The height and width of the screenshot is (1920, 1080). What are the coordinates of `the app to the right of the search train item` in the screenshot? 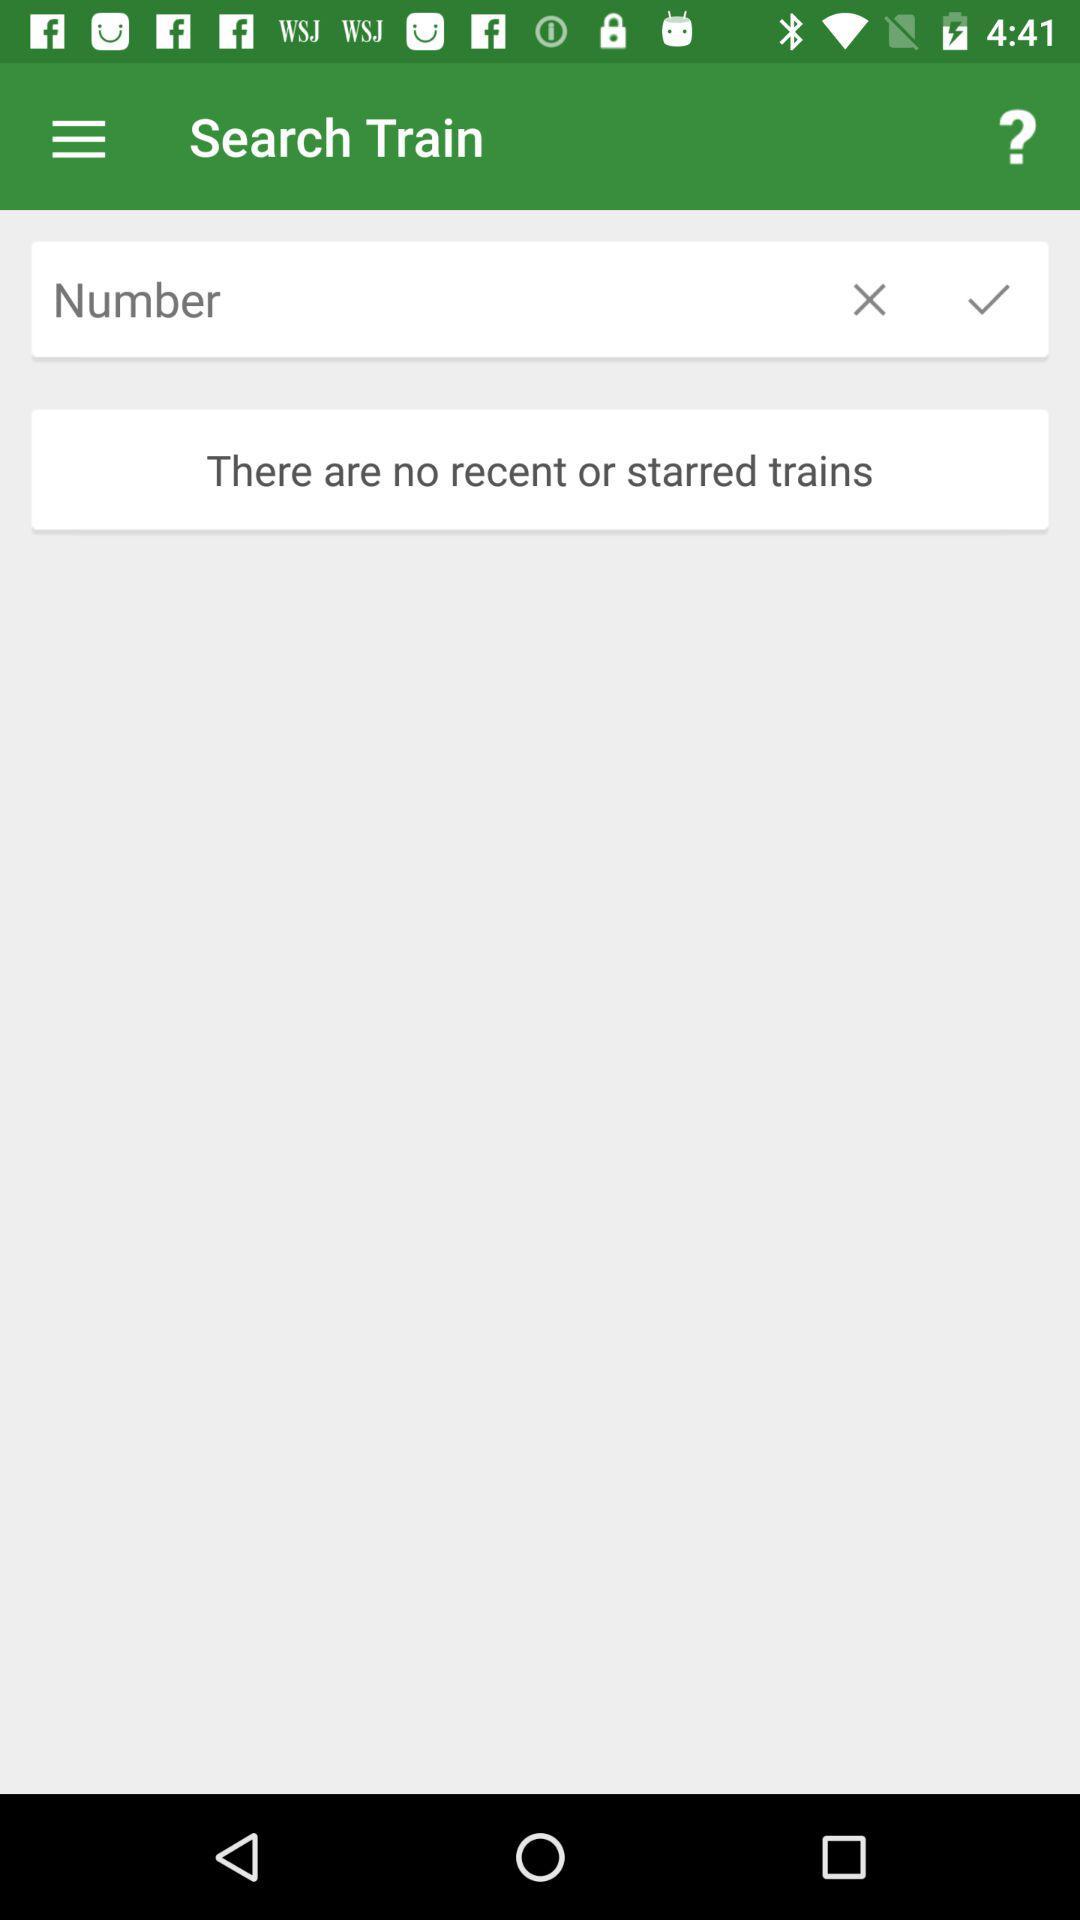 It's located at (1017, 135).